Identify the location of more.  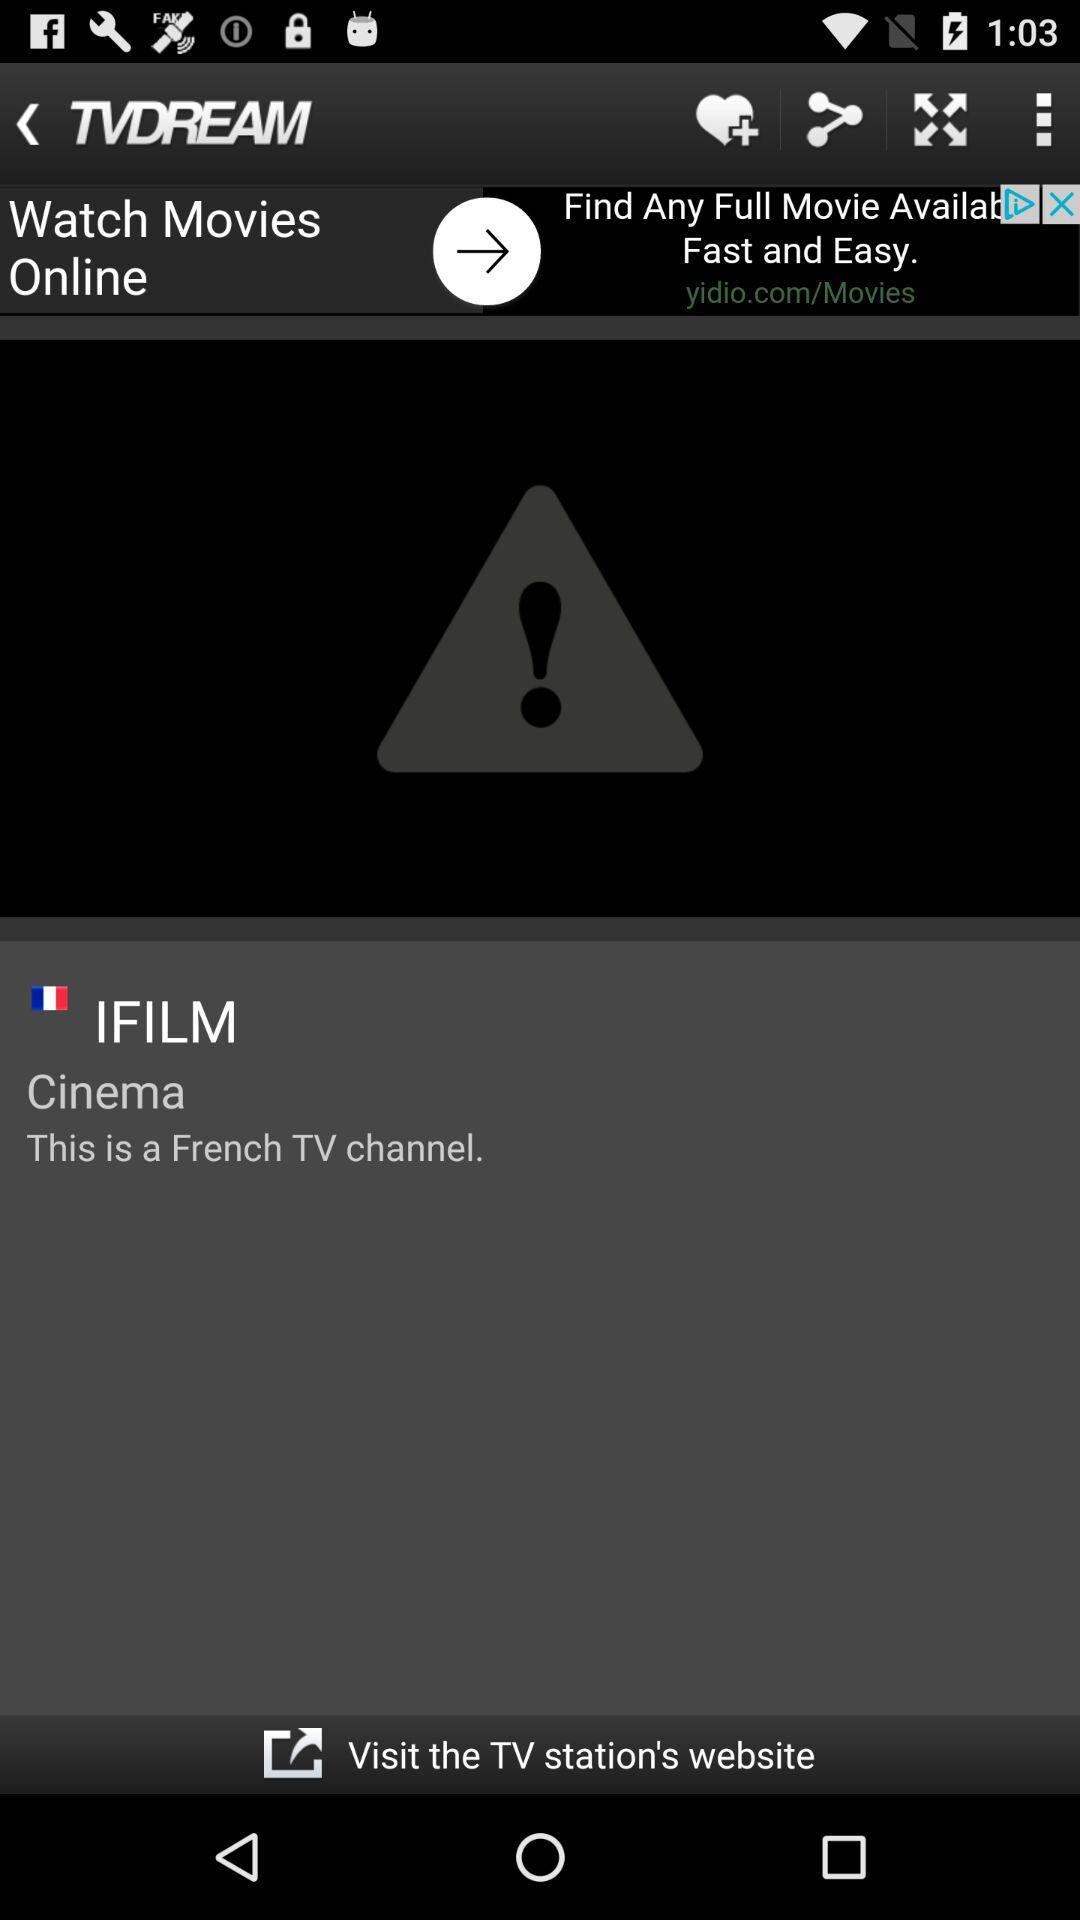
(940, 118).